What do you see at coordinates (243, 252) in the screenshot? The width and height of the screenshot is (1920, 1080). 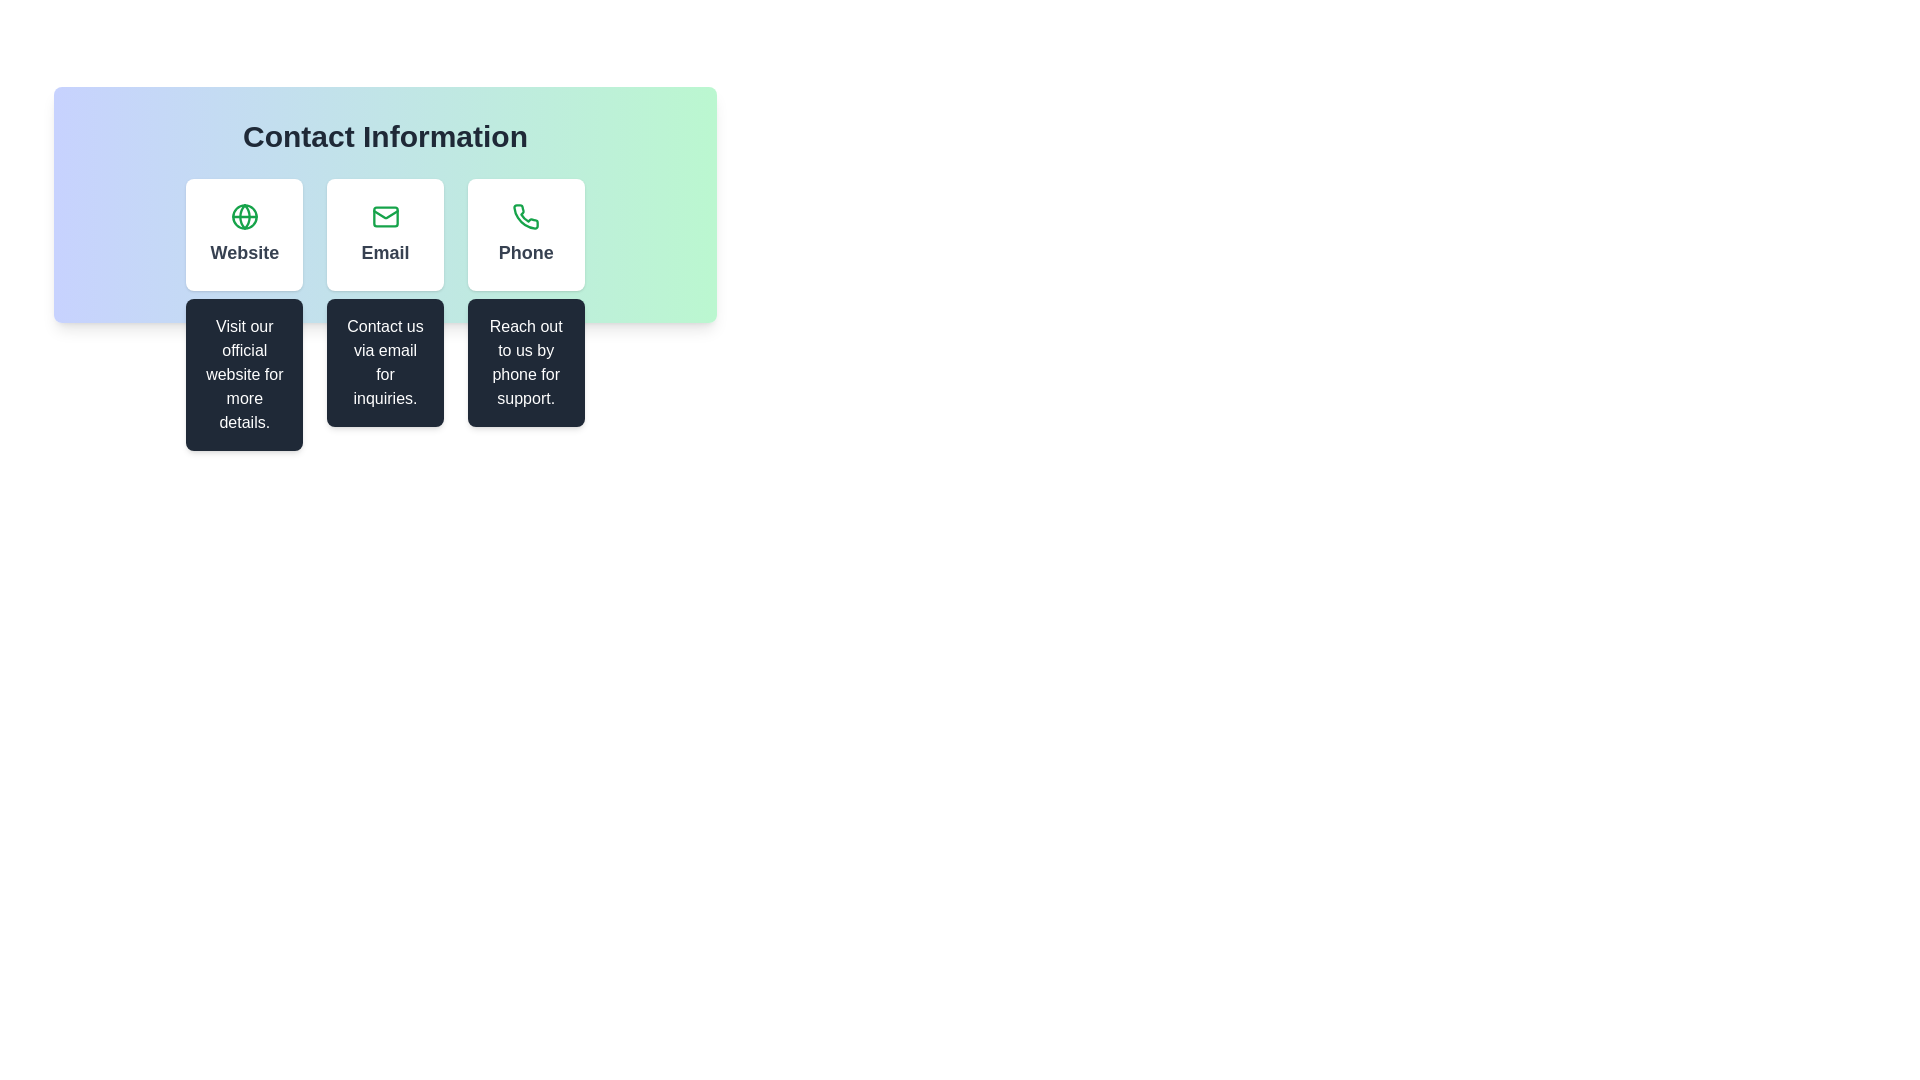 I see `the text label displaying 'Website' in bold dark gray font, located in the first column under the 'Contact Information' section` at bounding box center [243, 252].